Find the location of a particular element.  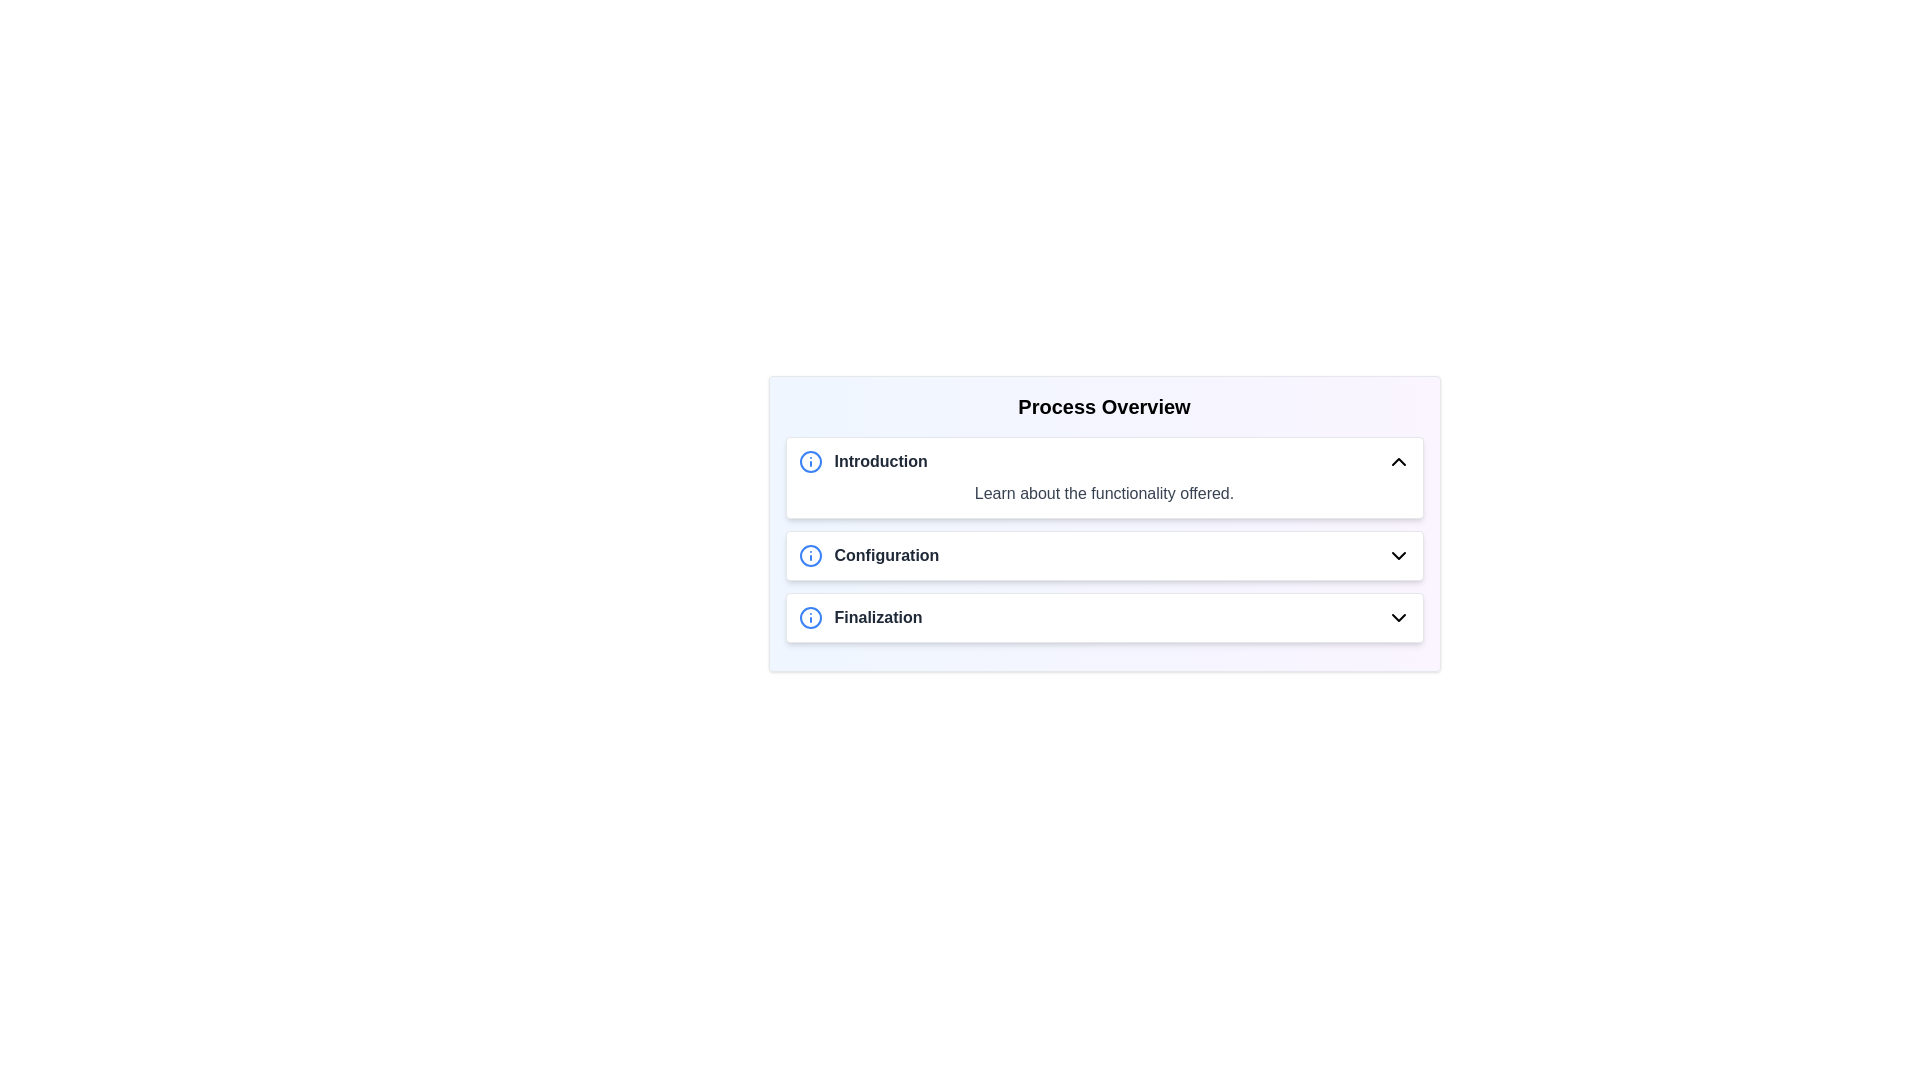

the downward-pointing chevron icon located at the far right of the 'Configuration' section in the second row of the list is located at coordinates (1397, 555).